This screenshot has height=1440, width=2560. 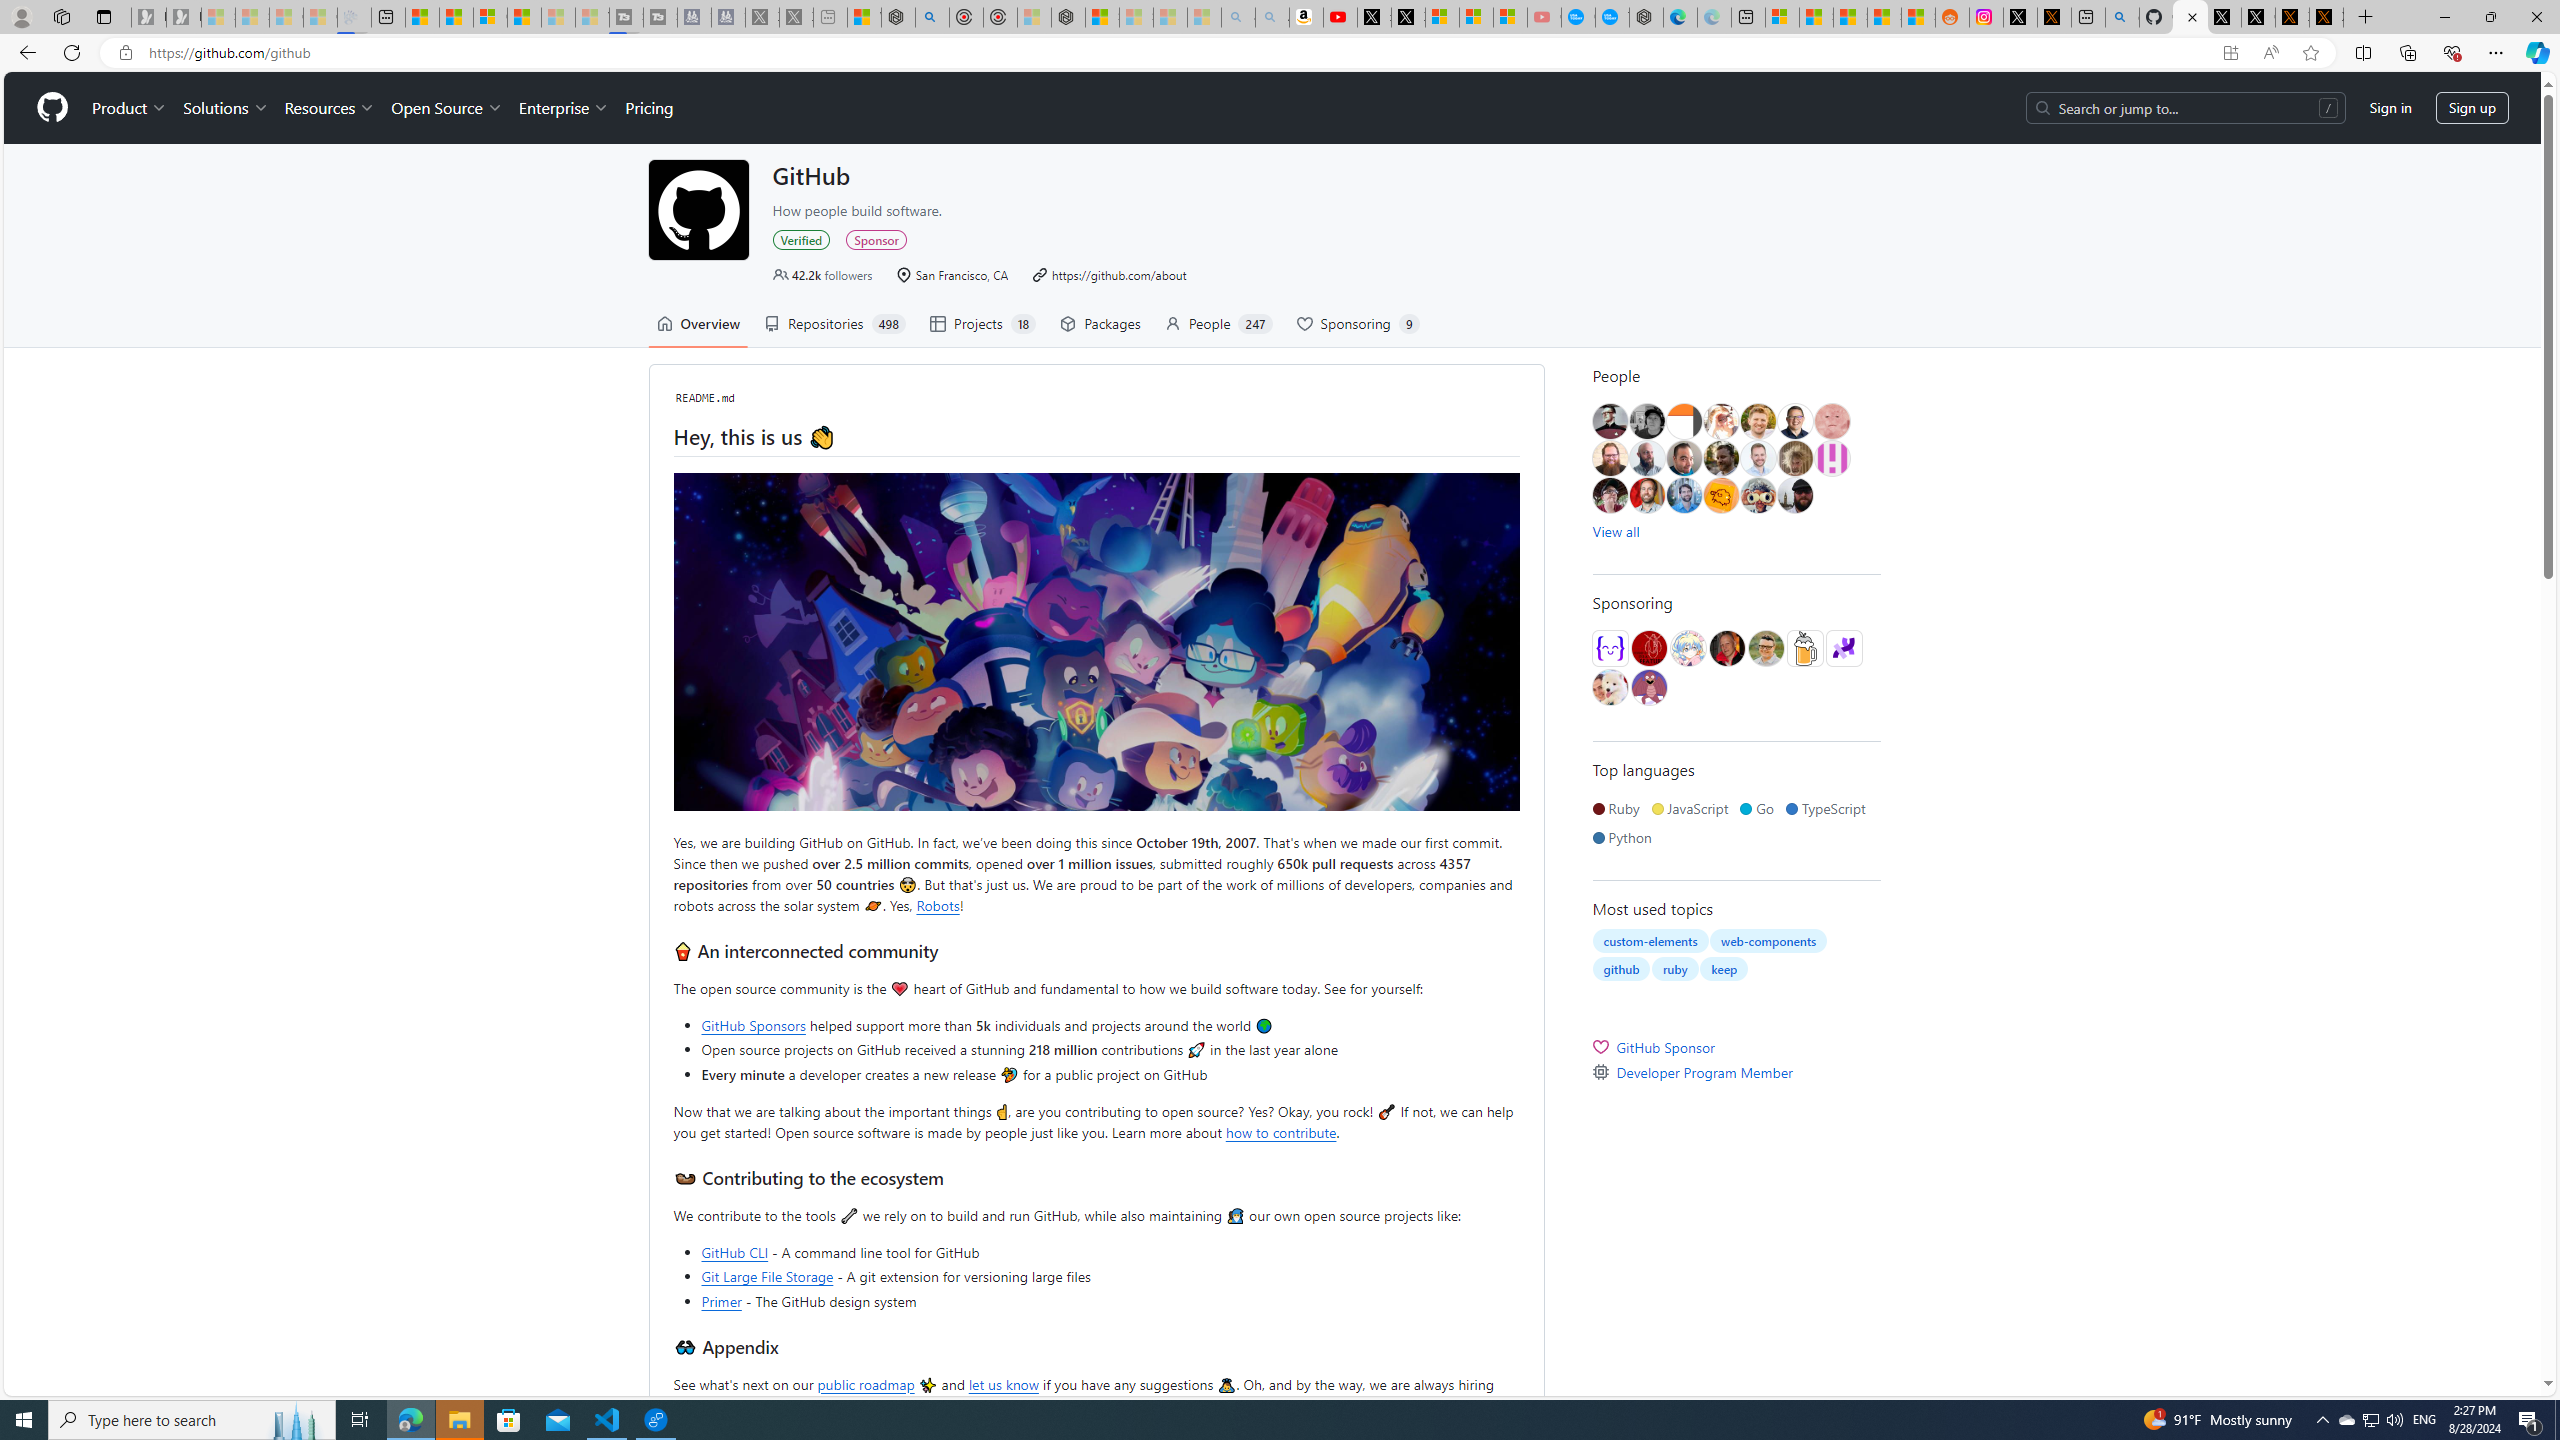 What do you see at coordinates (753, 1025) in the screenshot?
I see `'GitHub Sponsors'` at bounding box center [753, 1025].